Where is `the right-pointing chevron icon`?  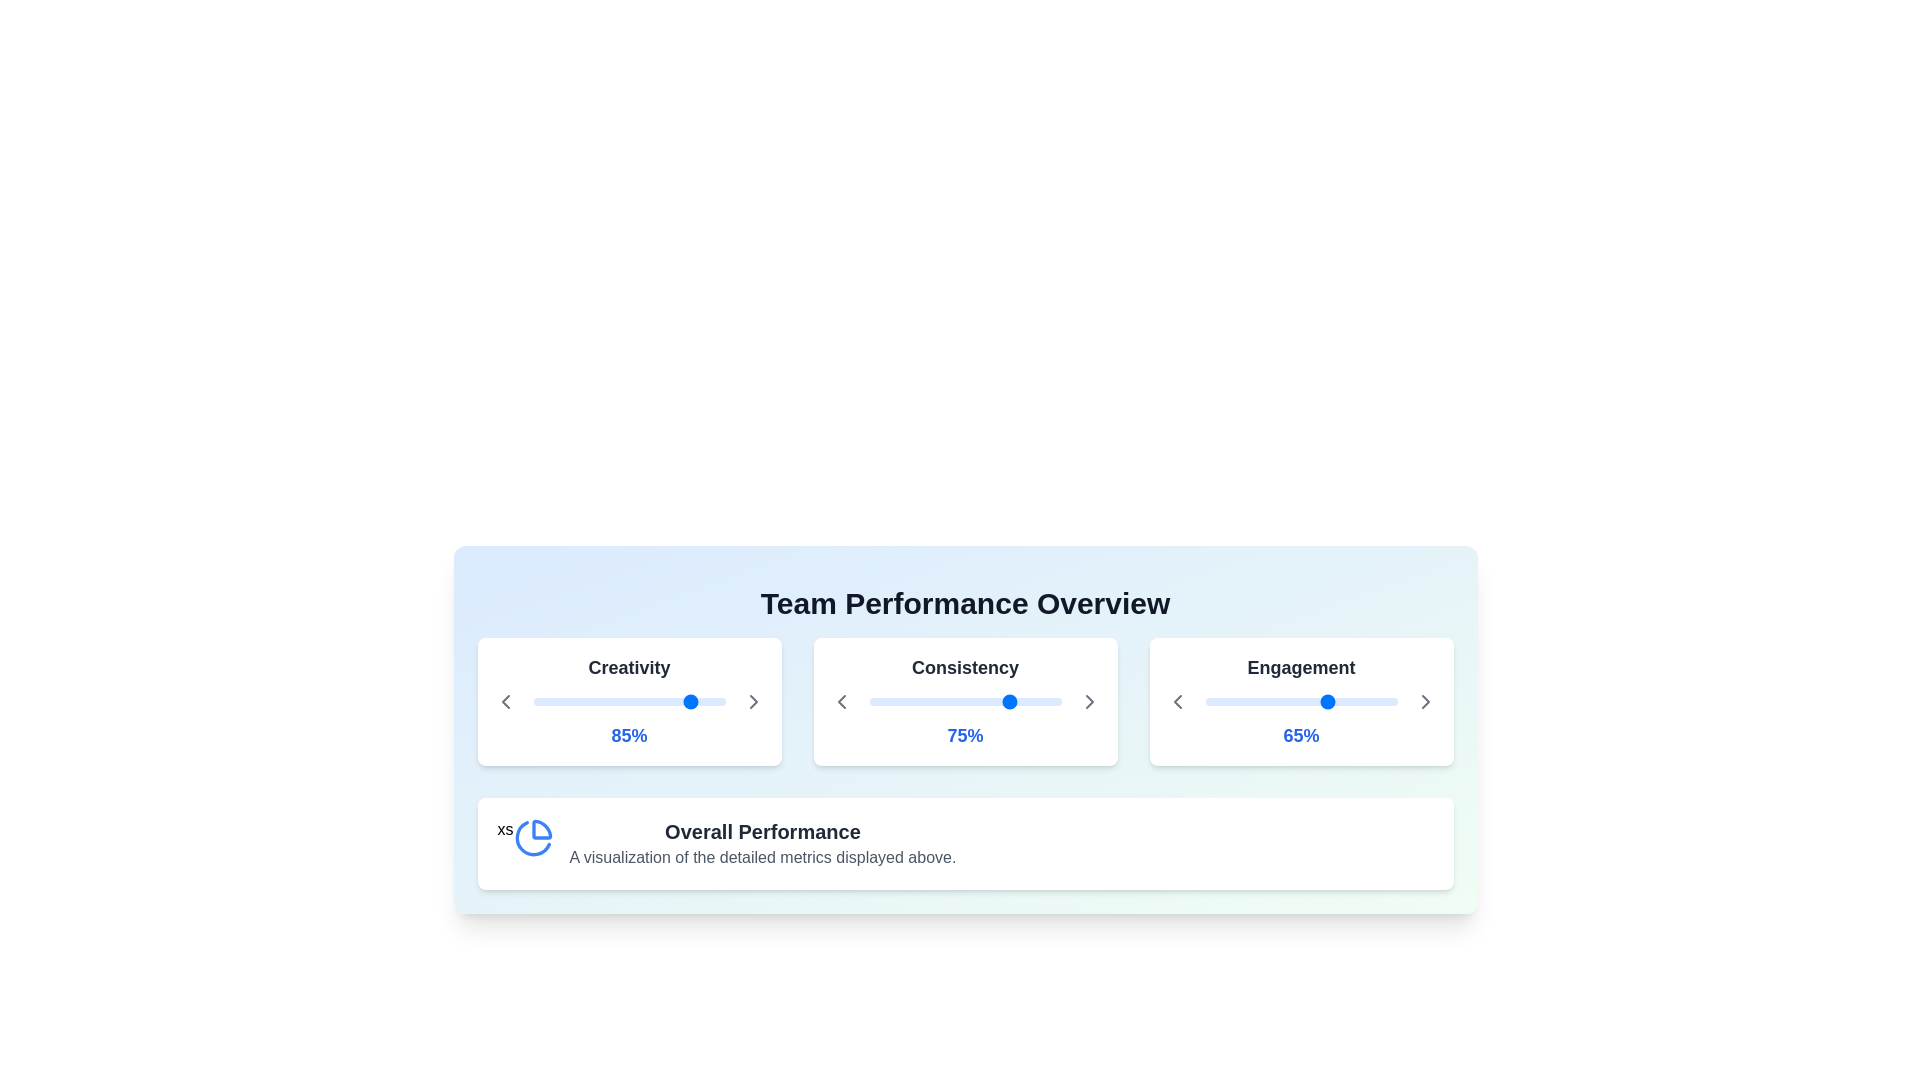
the right-pointing chevron icon is located at coordinates (1424, 701).